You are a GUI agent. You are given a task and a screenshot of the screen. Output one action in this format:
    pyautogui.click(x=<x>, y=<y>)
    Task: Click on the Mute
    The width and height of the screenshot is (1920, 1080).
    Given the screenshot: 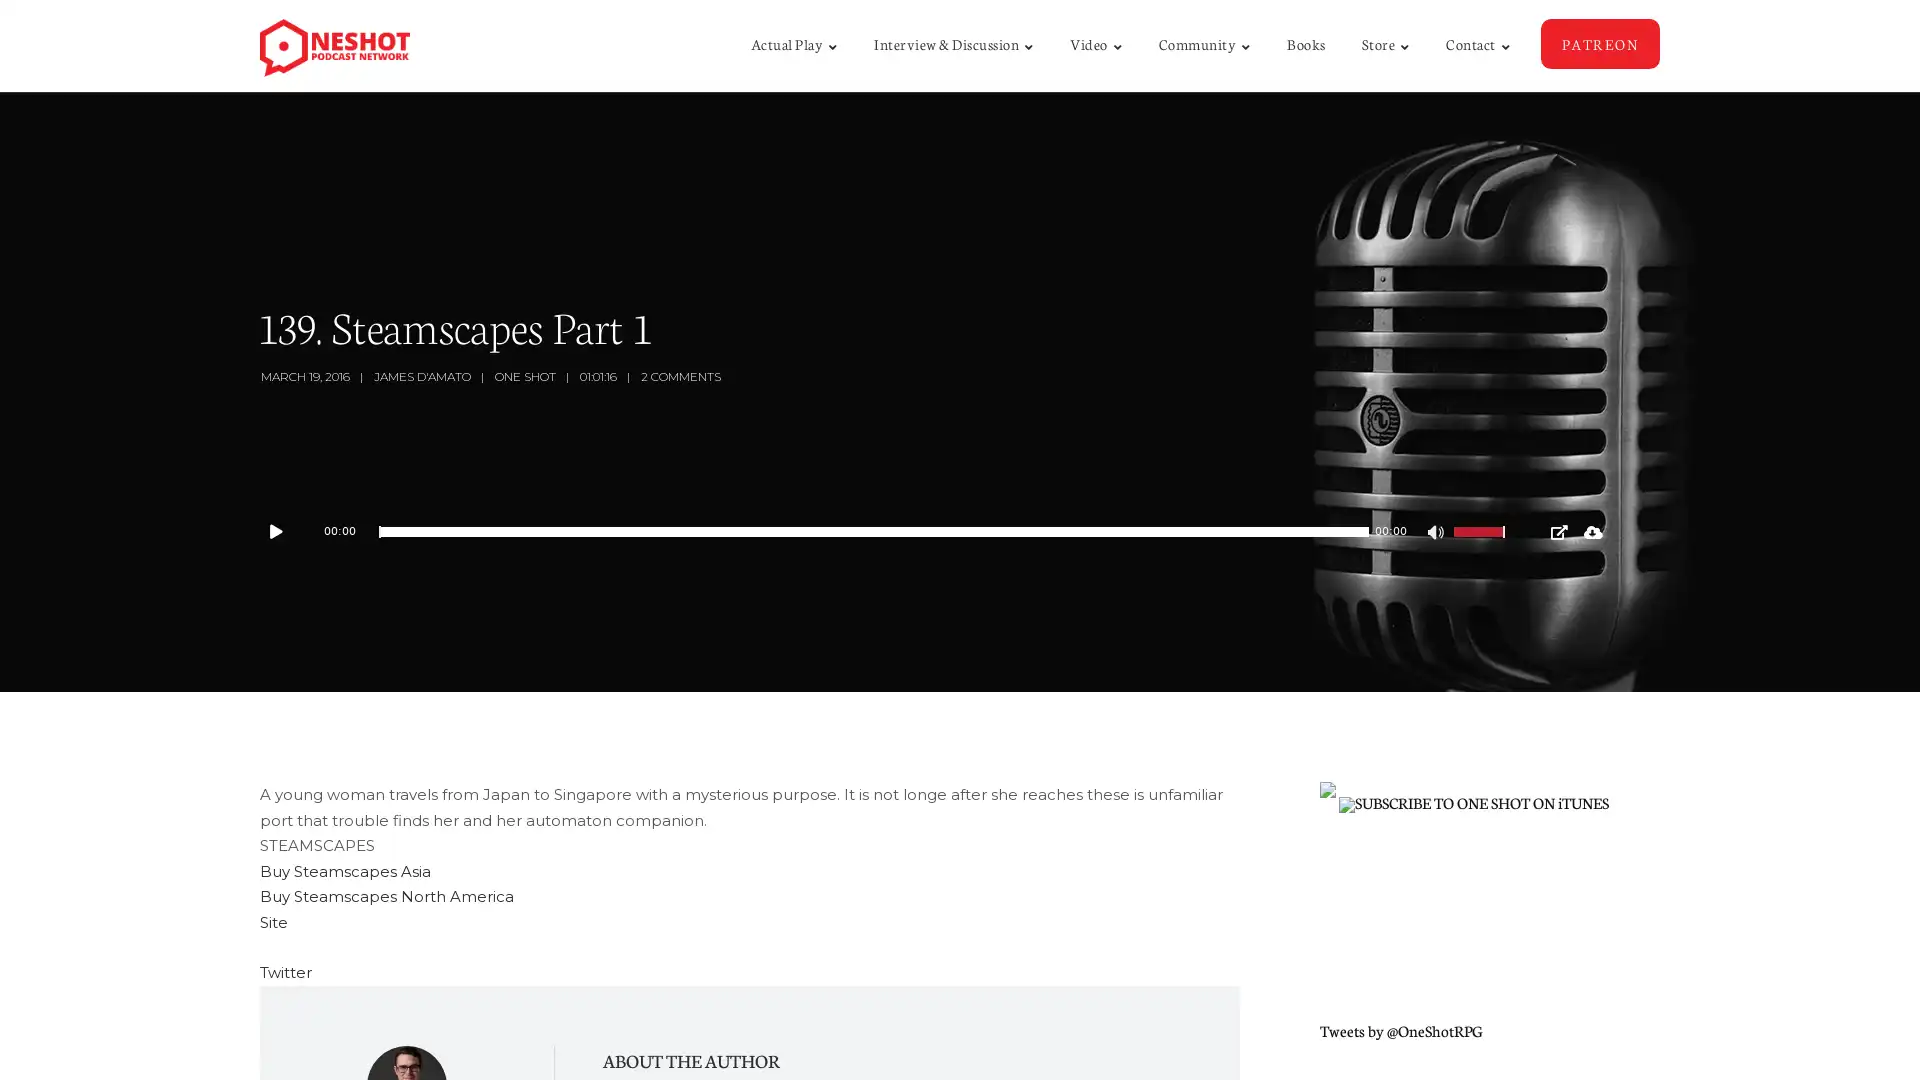 What is the action you would take?
    pyautogui.click(x=1437, y=534)
    